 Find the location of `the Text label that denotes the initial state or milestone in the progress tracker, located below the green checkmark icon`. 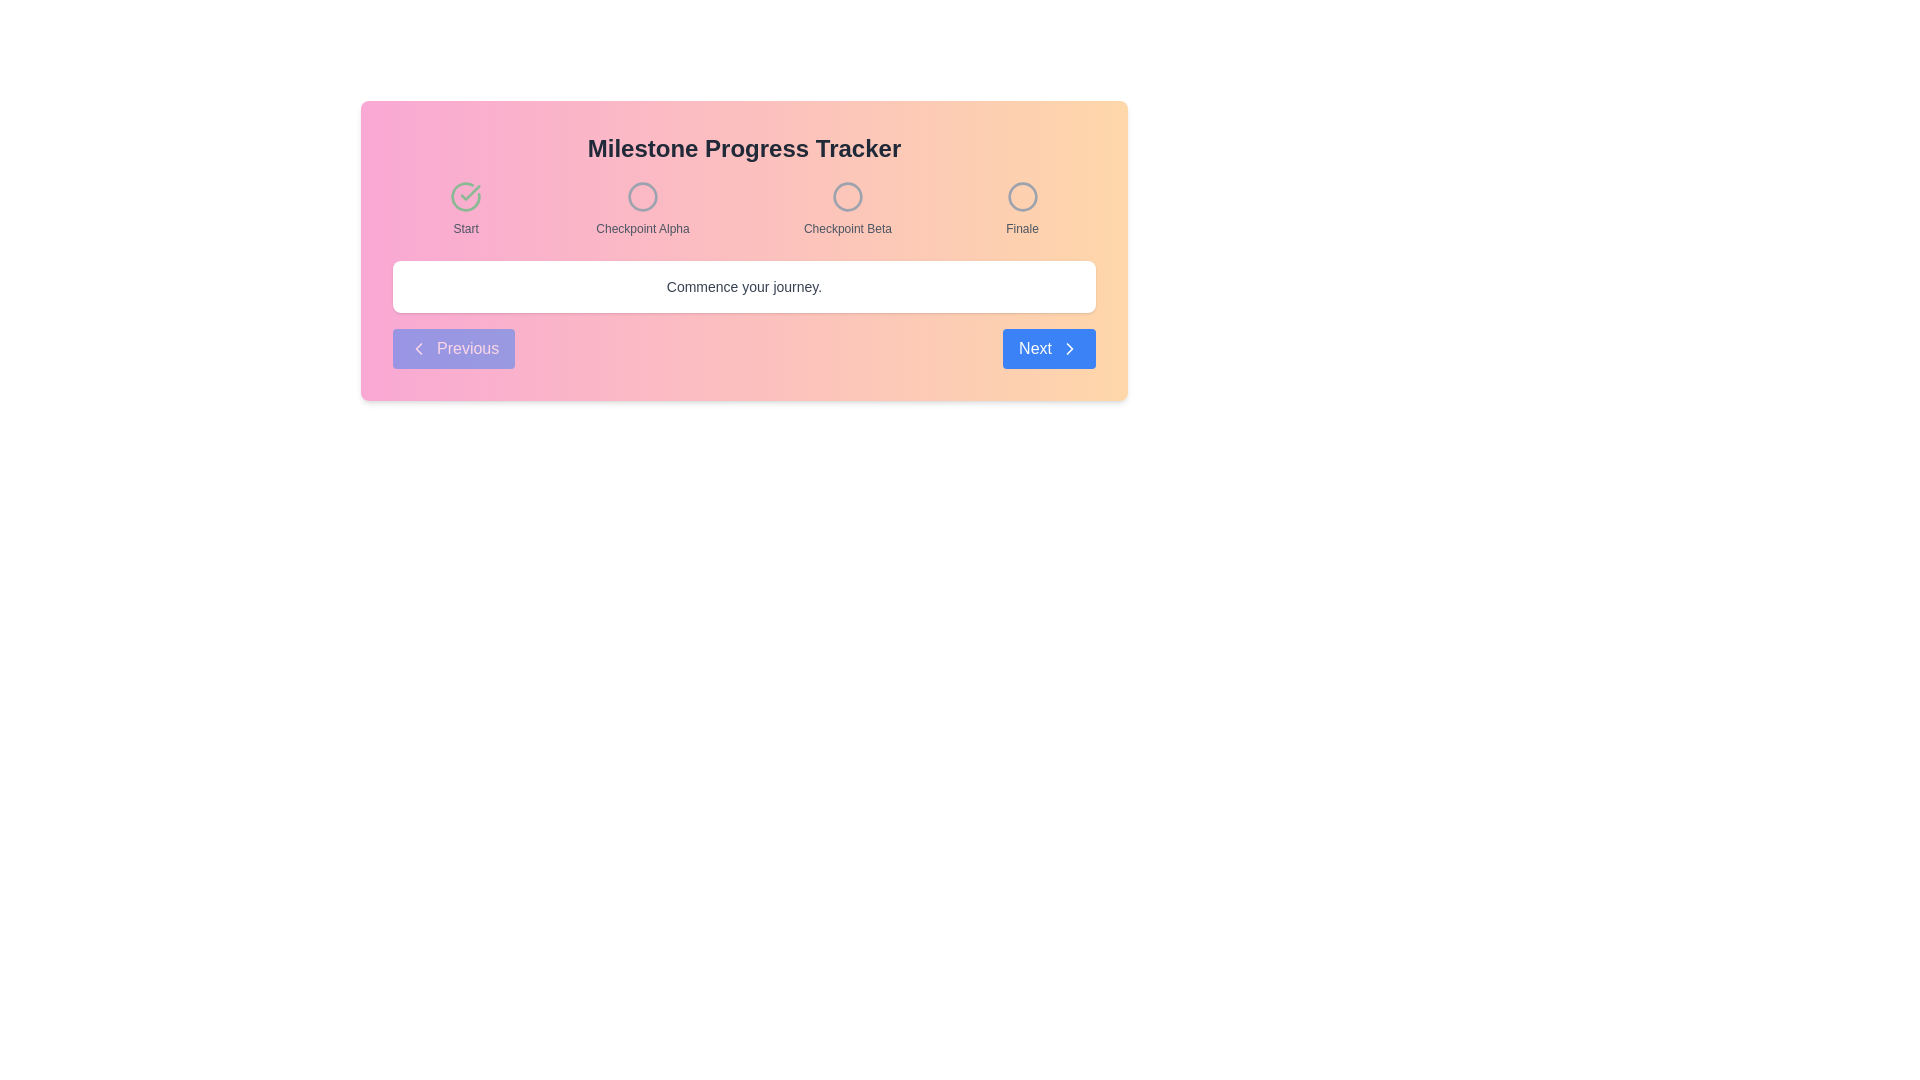

the Text label that denotes the initial state or milestone in the progress tracker, located below the green checkmark icon is located at coordinates (465, 227).